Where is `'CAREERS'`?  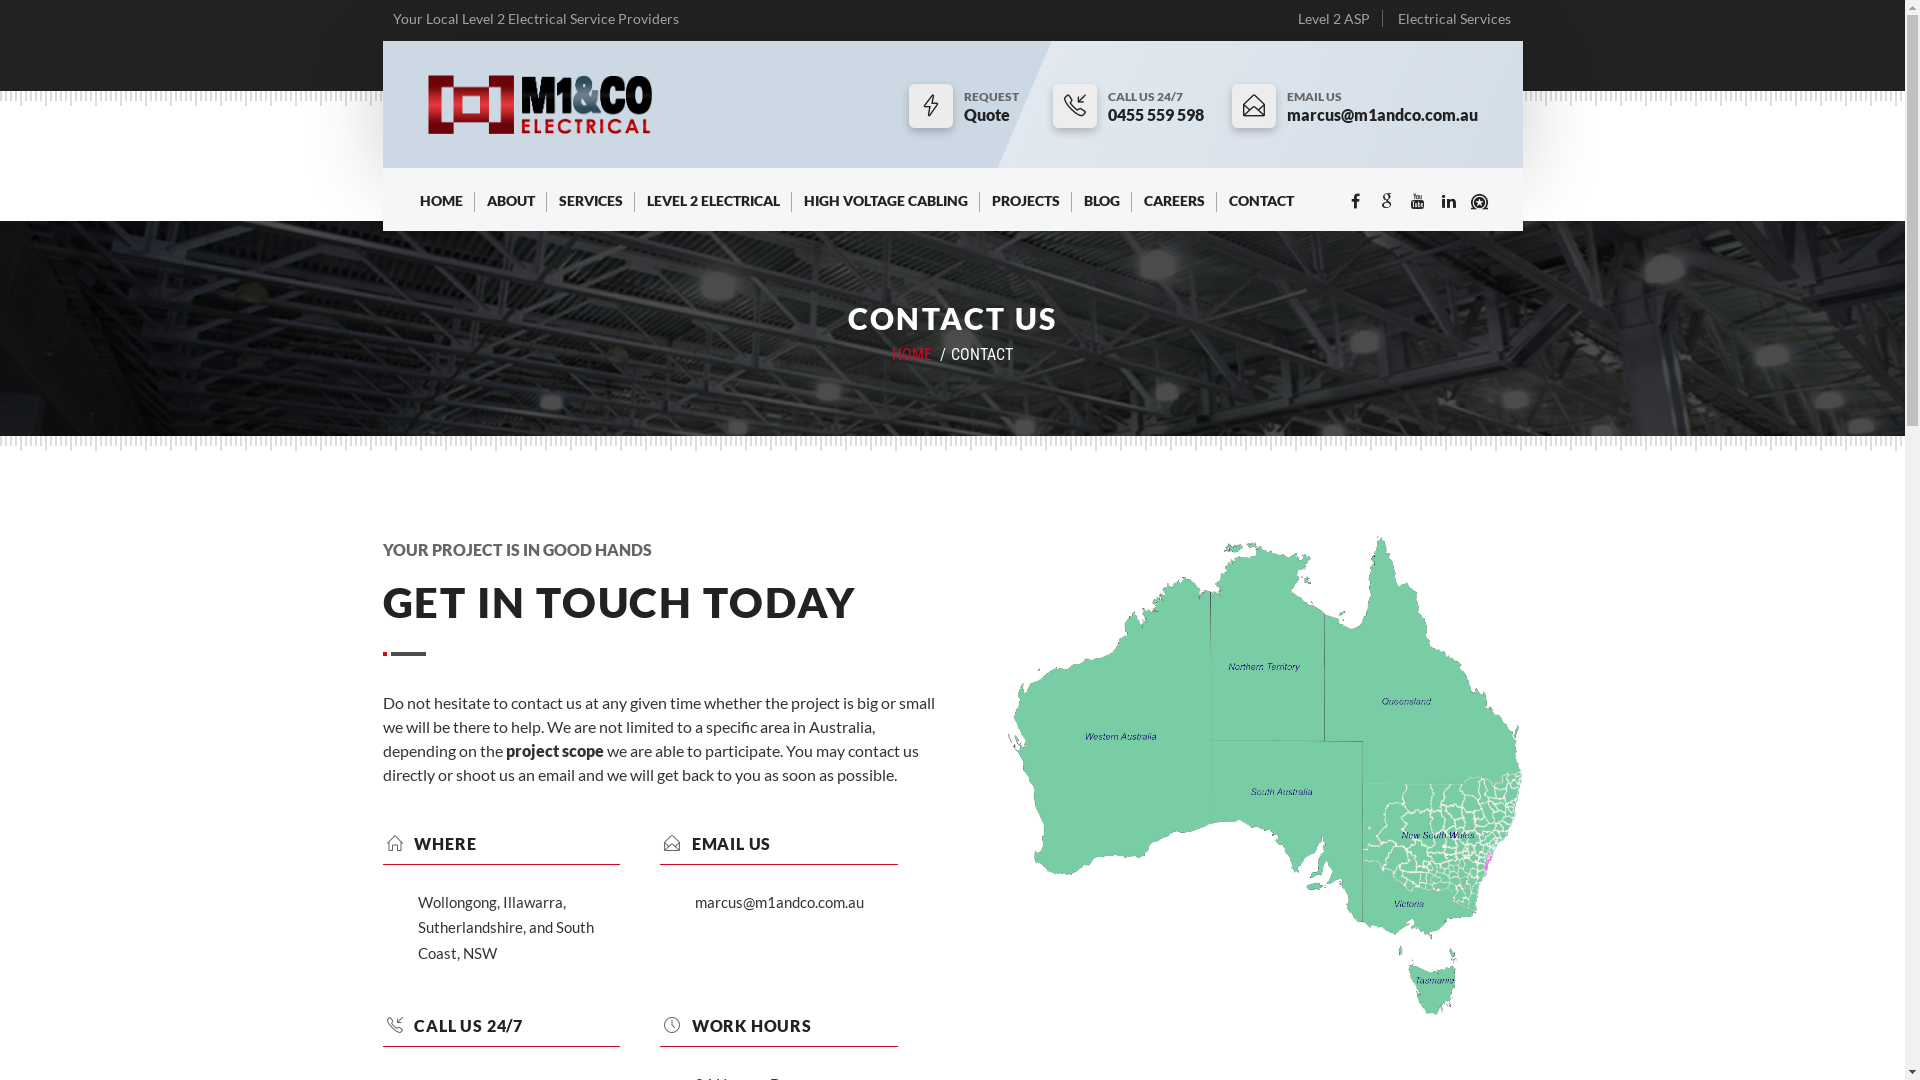
'CAREERS' is located at coordinates (1174, 209).